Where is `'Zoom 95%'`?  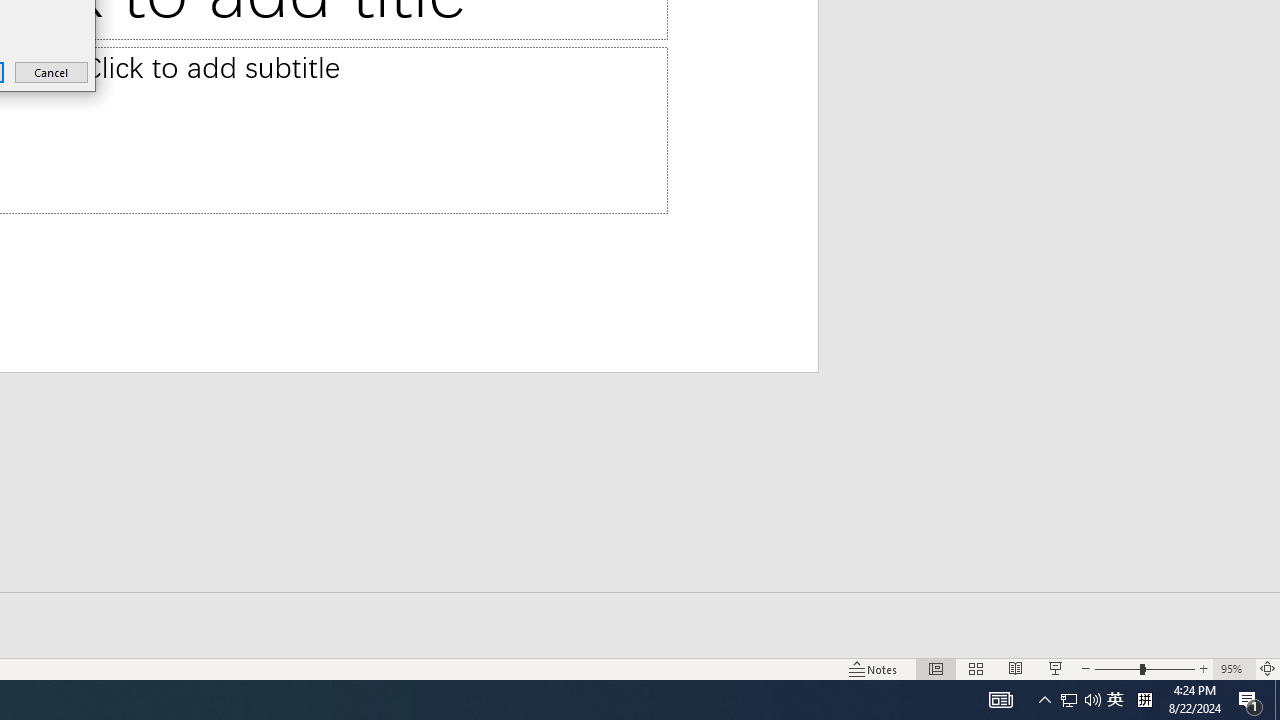 'Zoom 95%' is located at coordinates (1233, 669).